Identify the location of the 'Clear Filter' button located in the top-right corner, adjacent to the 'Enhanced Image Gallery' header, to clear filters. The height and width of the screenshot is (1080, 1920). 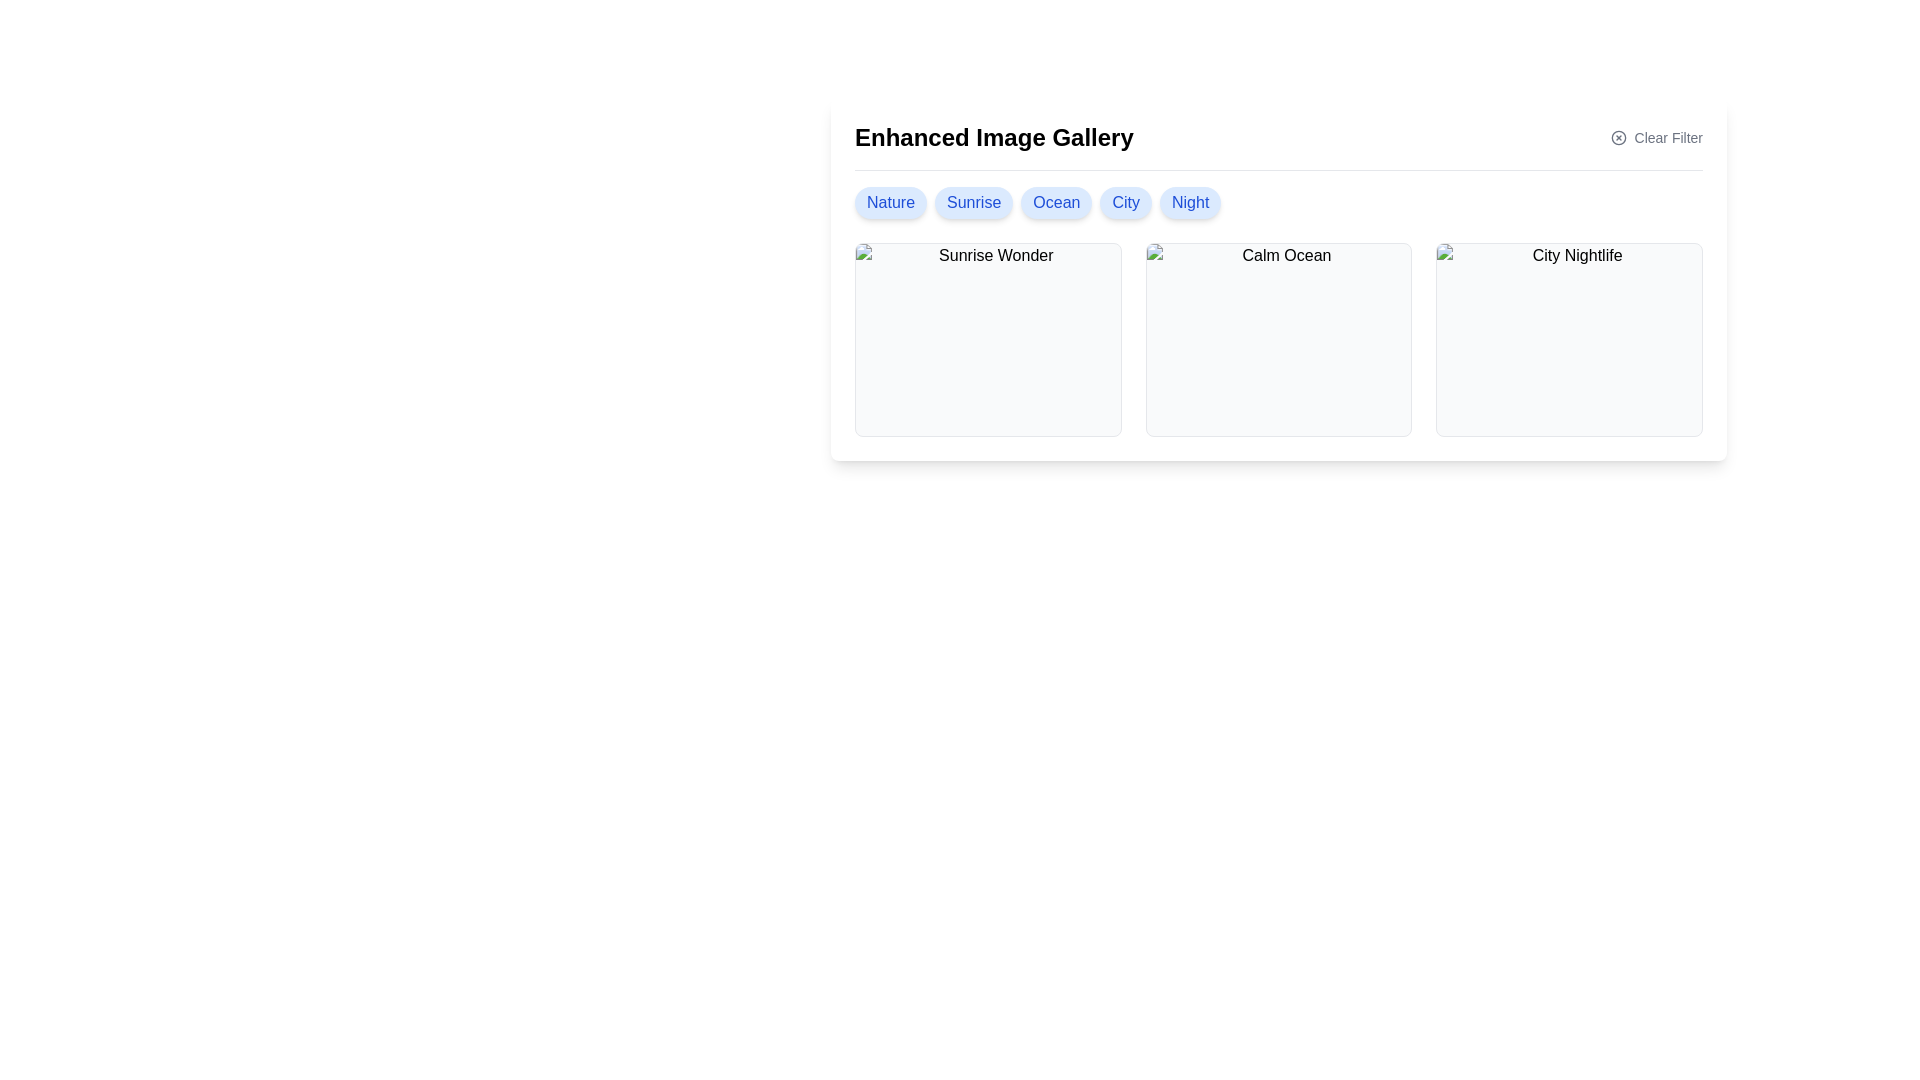
(1656, 137).